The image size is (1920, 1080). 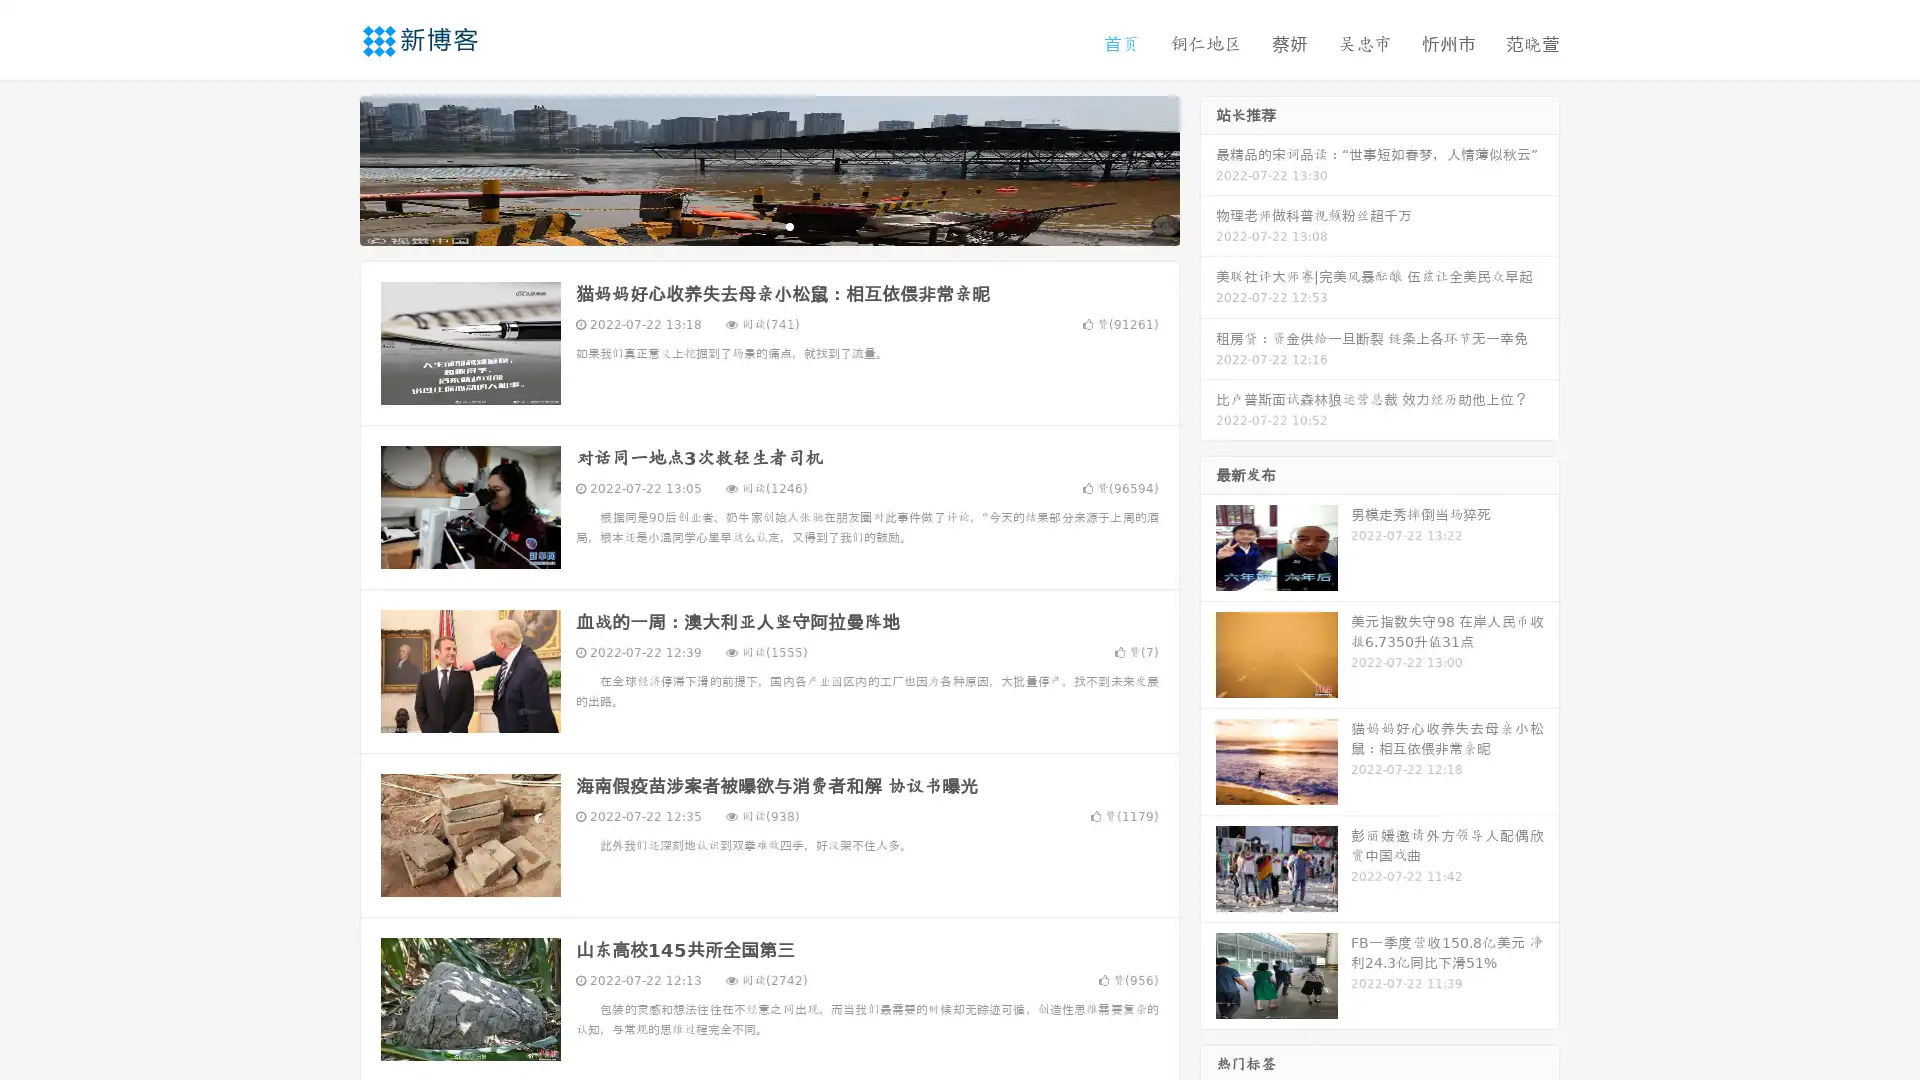 What do you see at coordinates (768, 225) in the screenshot?
I see `Go to slide 2` at bounding box center [768, 225].